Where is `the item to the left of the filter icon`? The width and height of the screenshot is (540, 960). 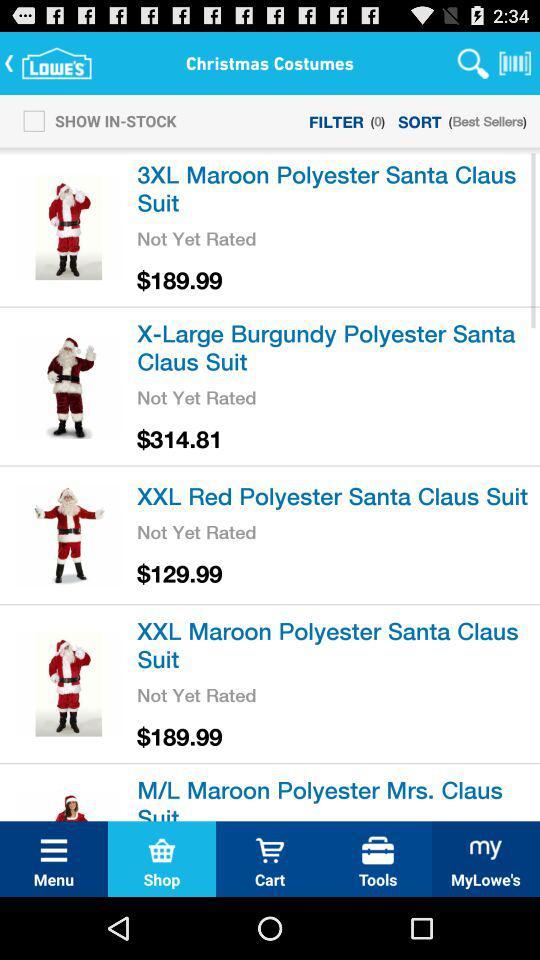 the item to the left of the filter icon is located at coordinates (93, 120).